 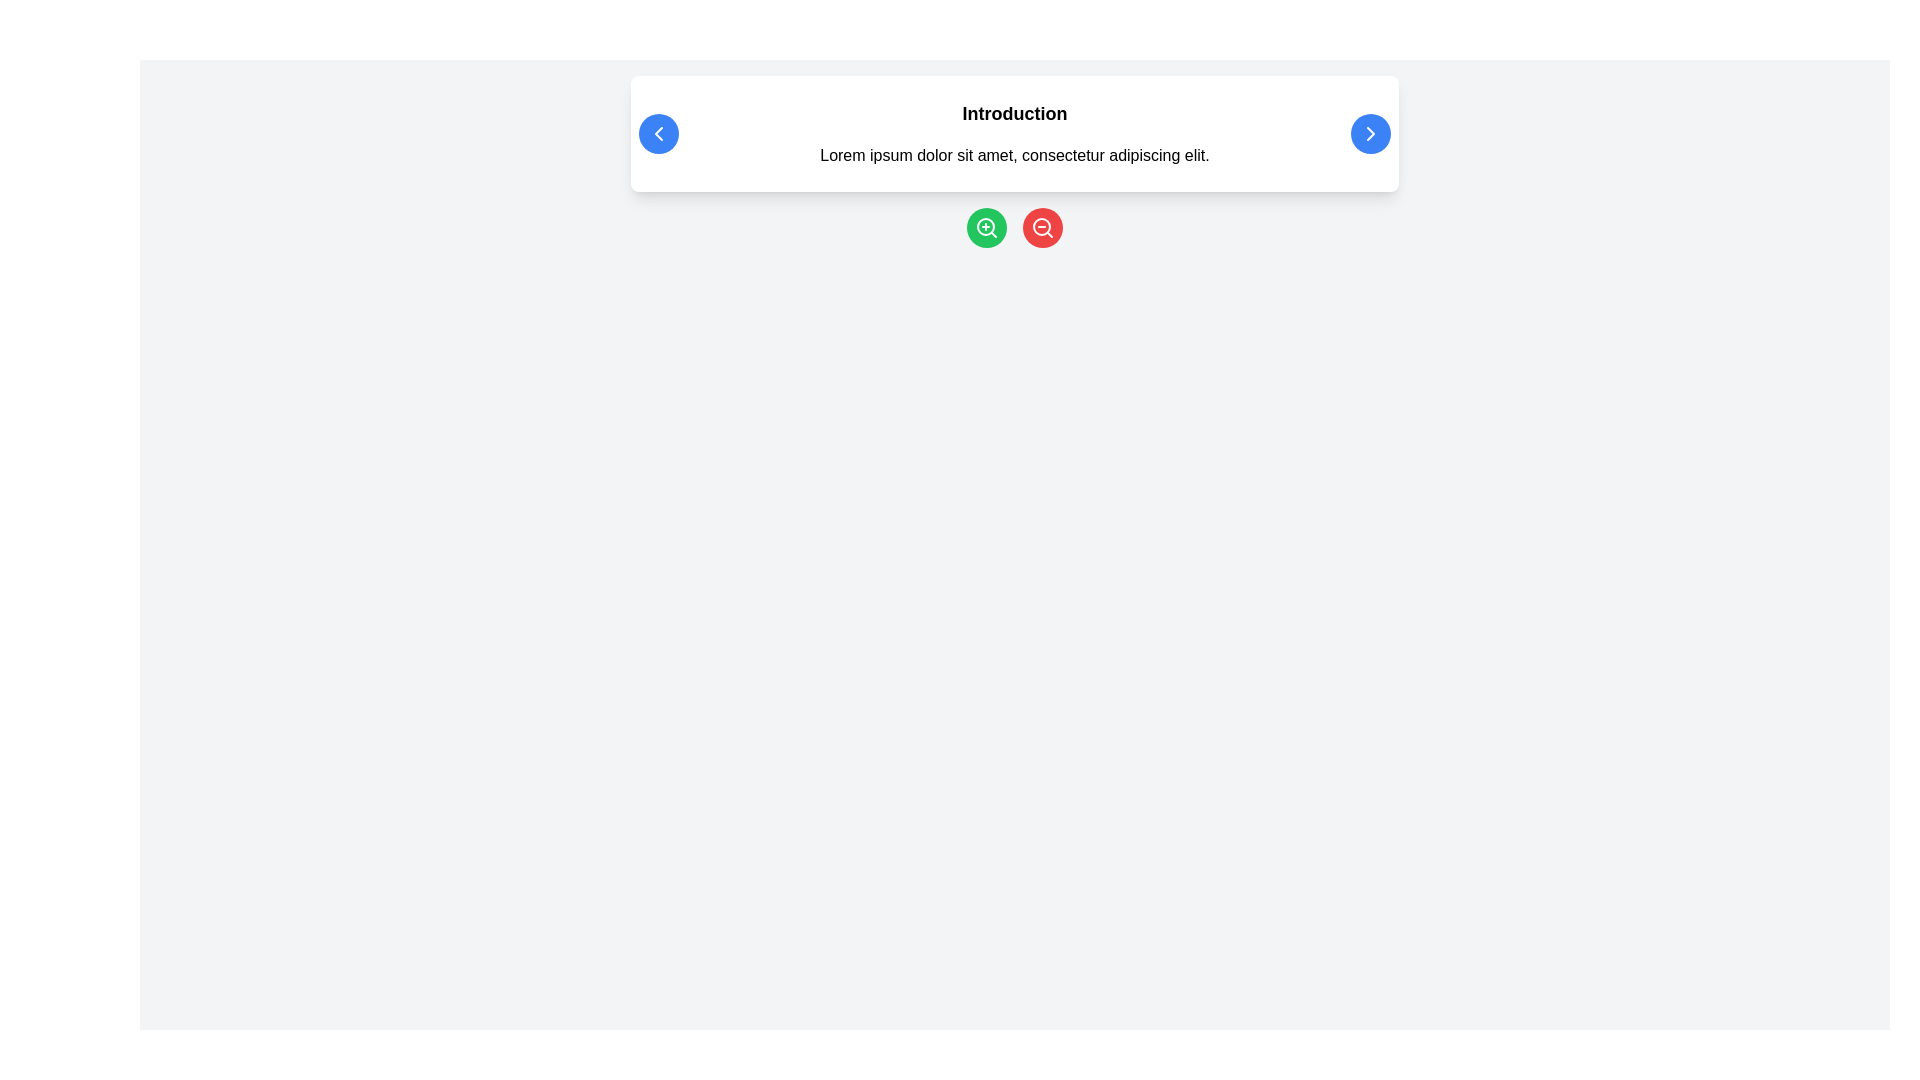 What do you see at coordinates (1370, 134) in the screenshot?
I see `the chevron icon within the circular blue button located in the top-right corner of the white card` at bounding box center [1370, 134].